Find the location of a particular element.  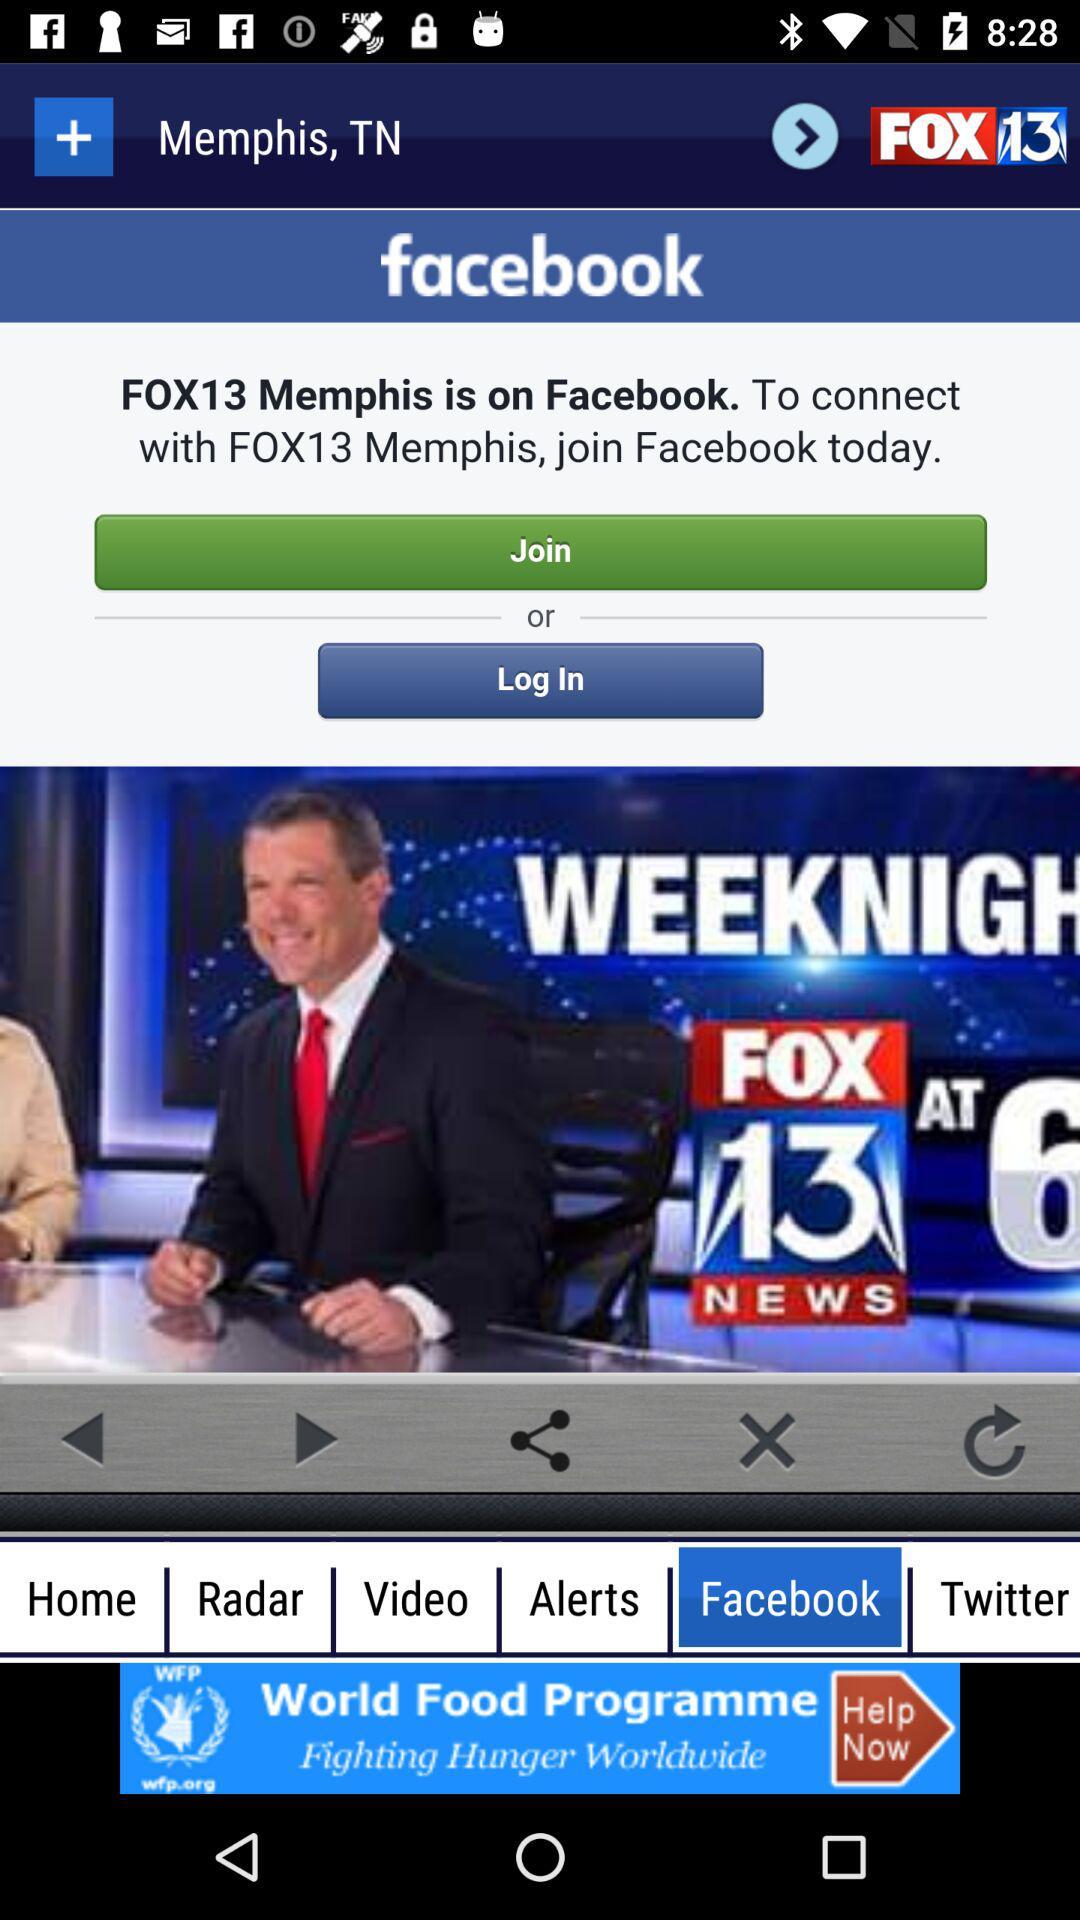

description is located at coordinates (540, 792).